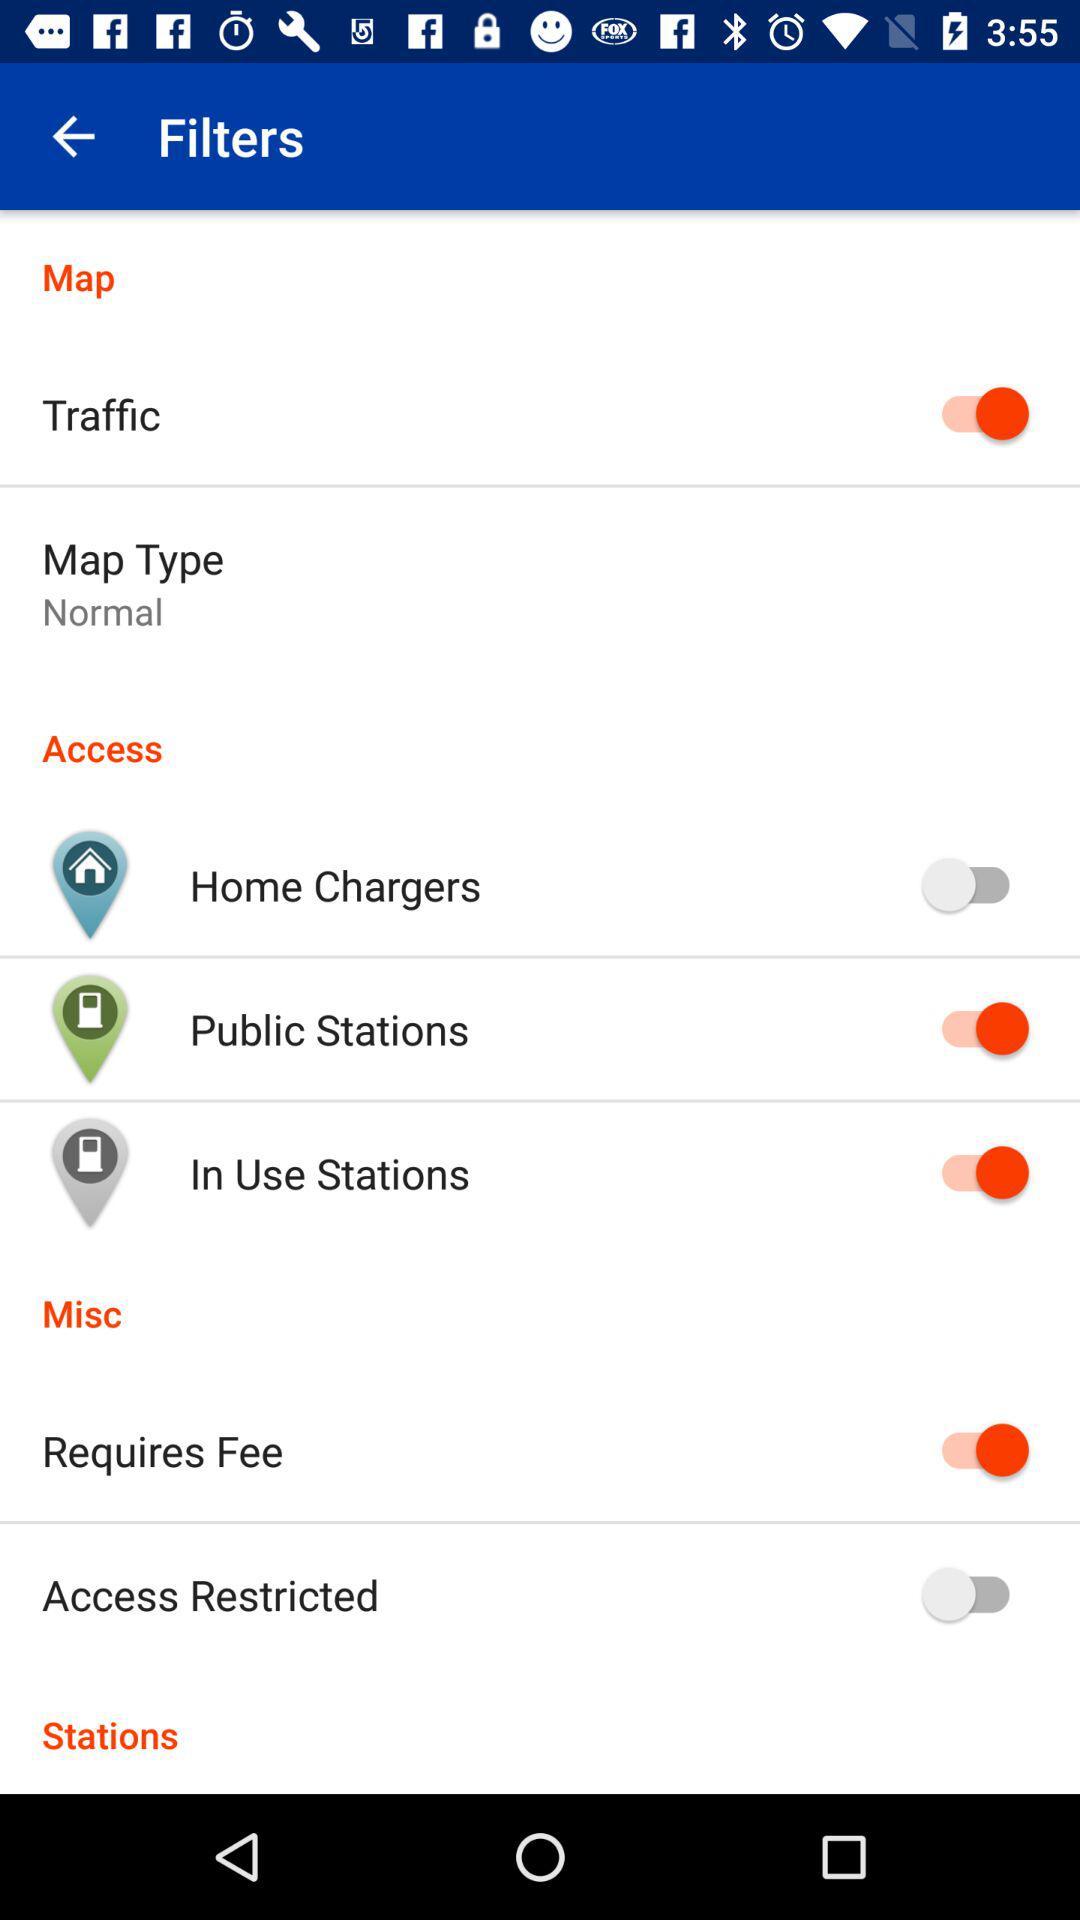  Describe the element at coordinates (72, 135) in the screenshot. I see `item next to the filters app` at that location.